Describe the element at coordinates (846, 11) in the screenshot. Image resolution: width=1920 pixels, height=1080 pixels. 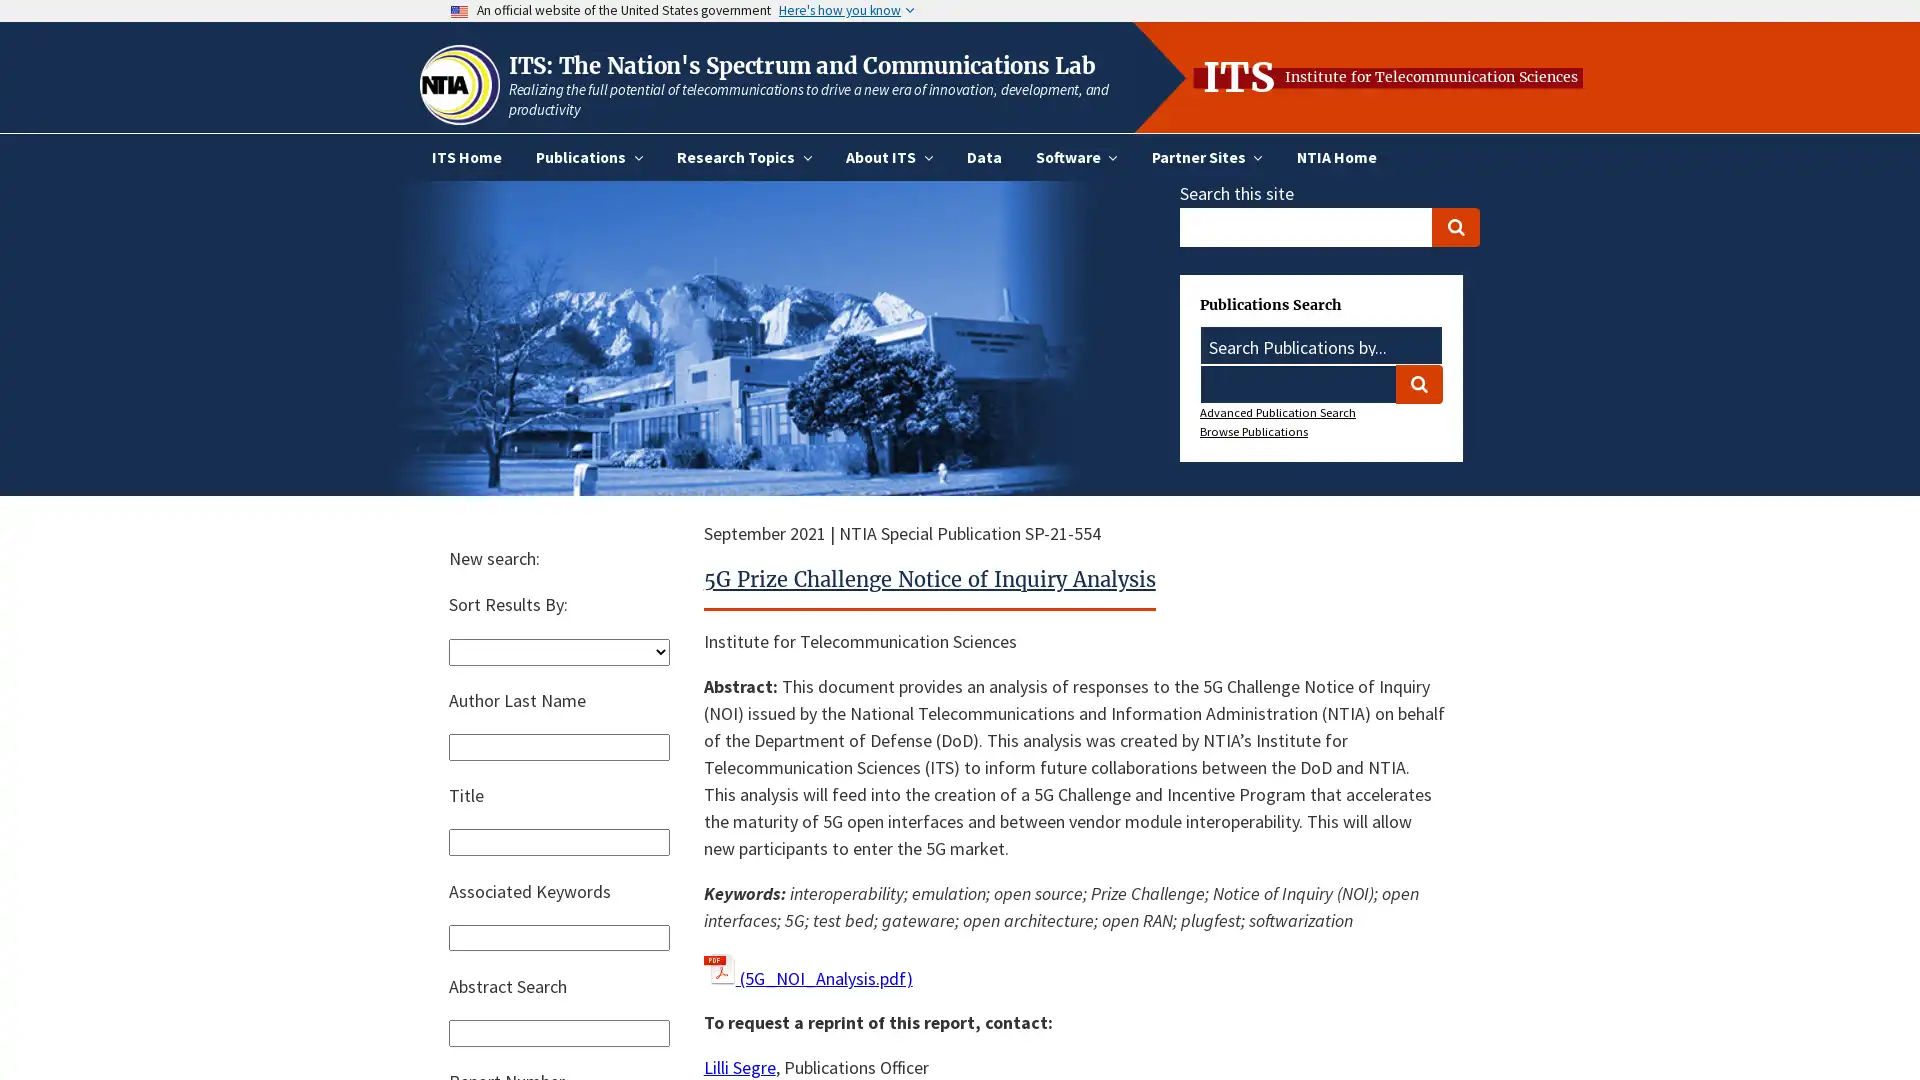
I see `Here's how you know` at that location.